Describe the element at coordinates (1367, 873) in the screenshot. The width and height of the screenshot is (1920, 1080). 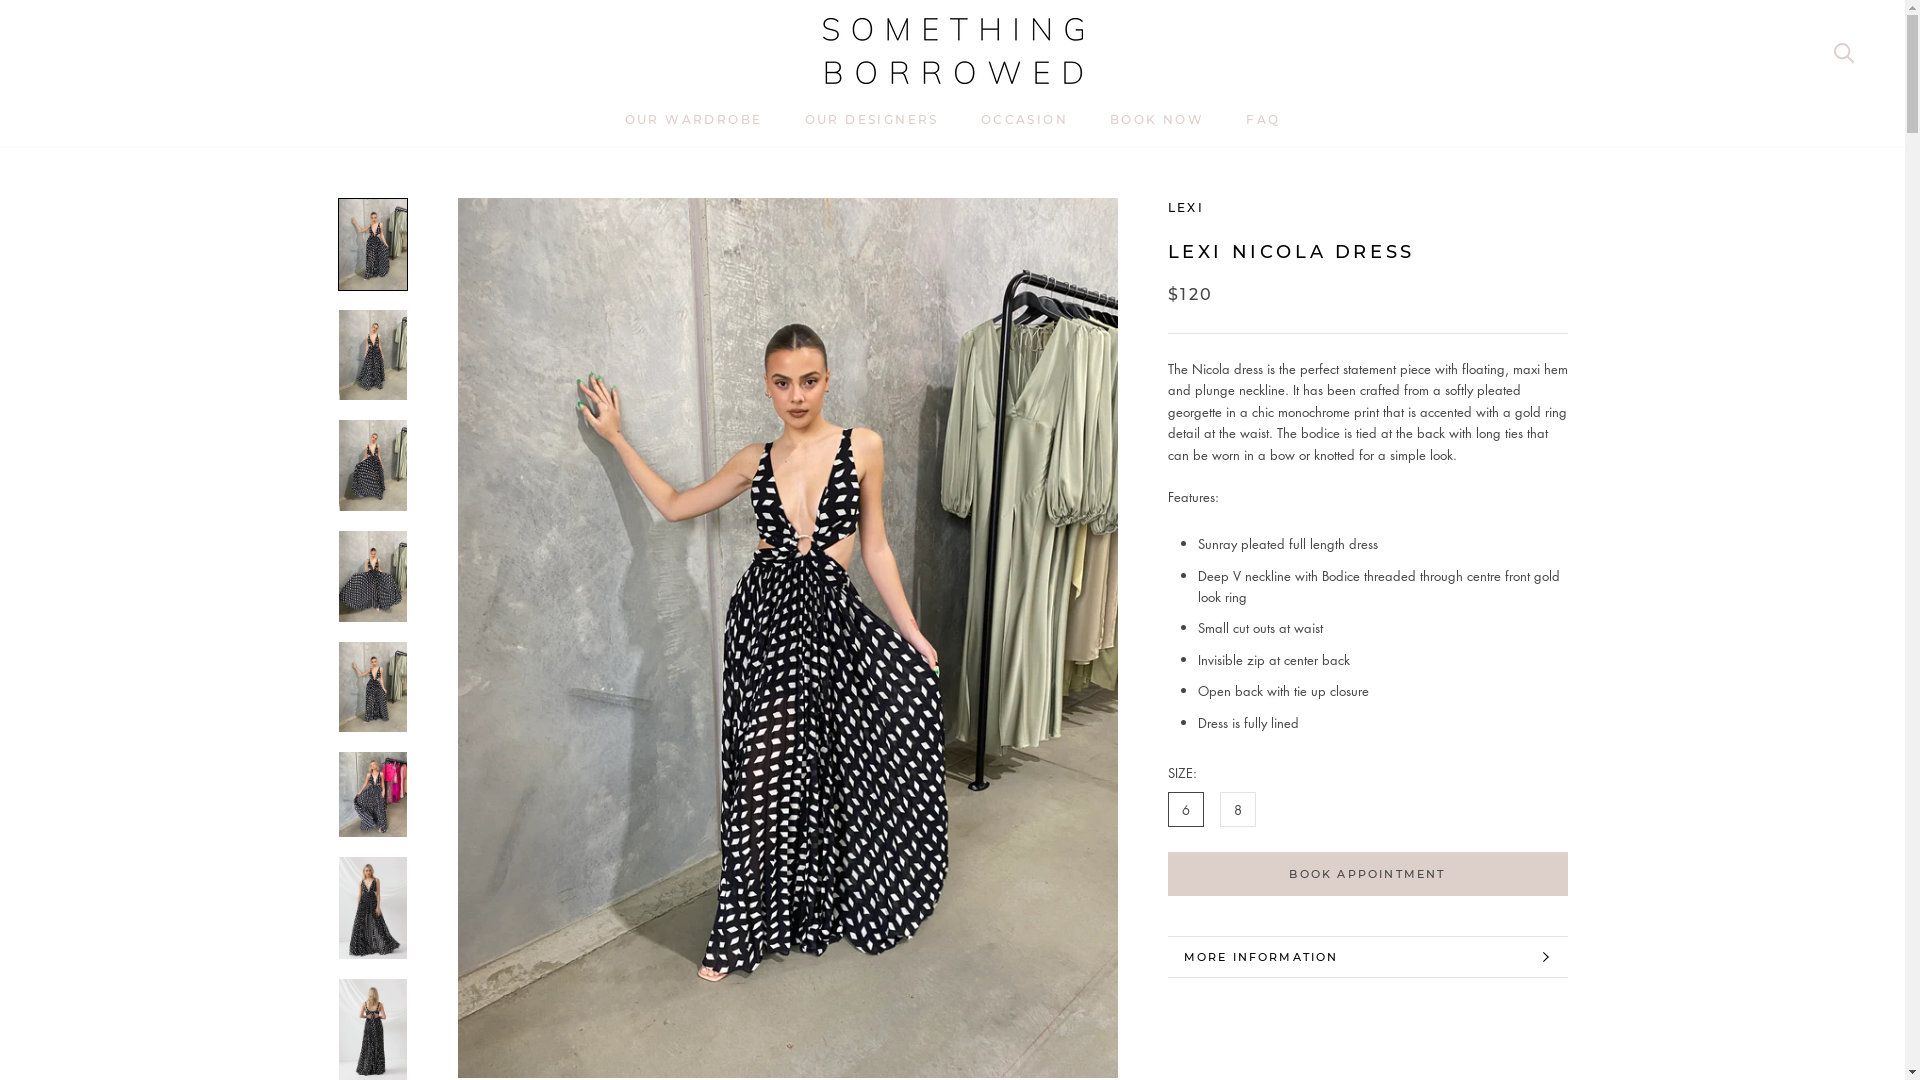
I see `'BOOK APPOINTMENT'` at that location.